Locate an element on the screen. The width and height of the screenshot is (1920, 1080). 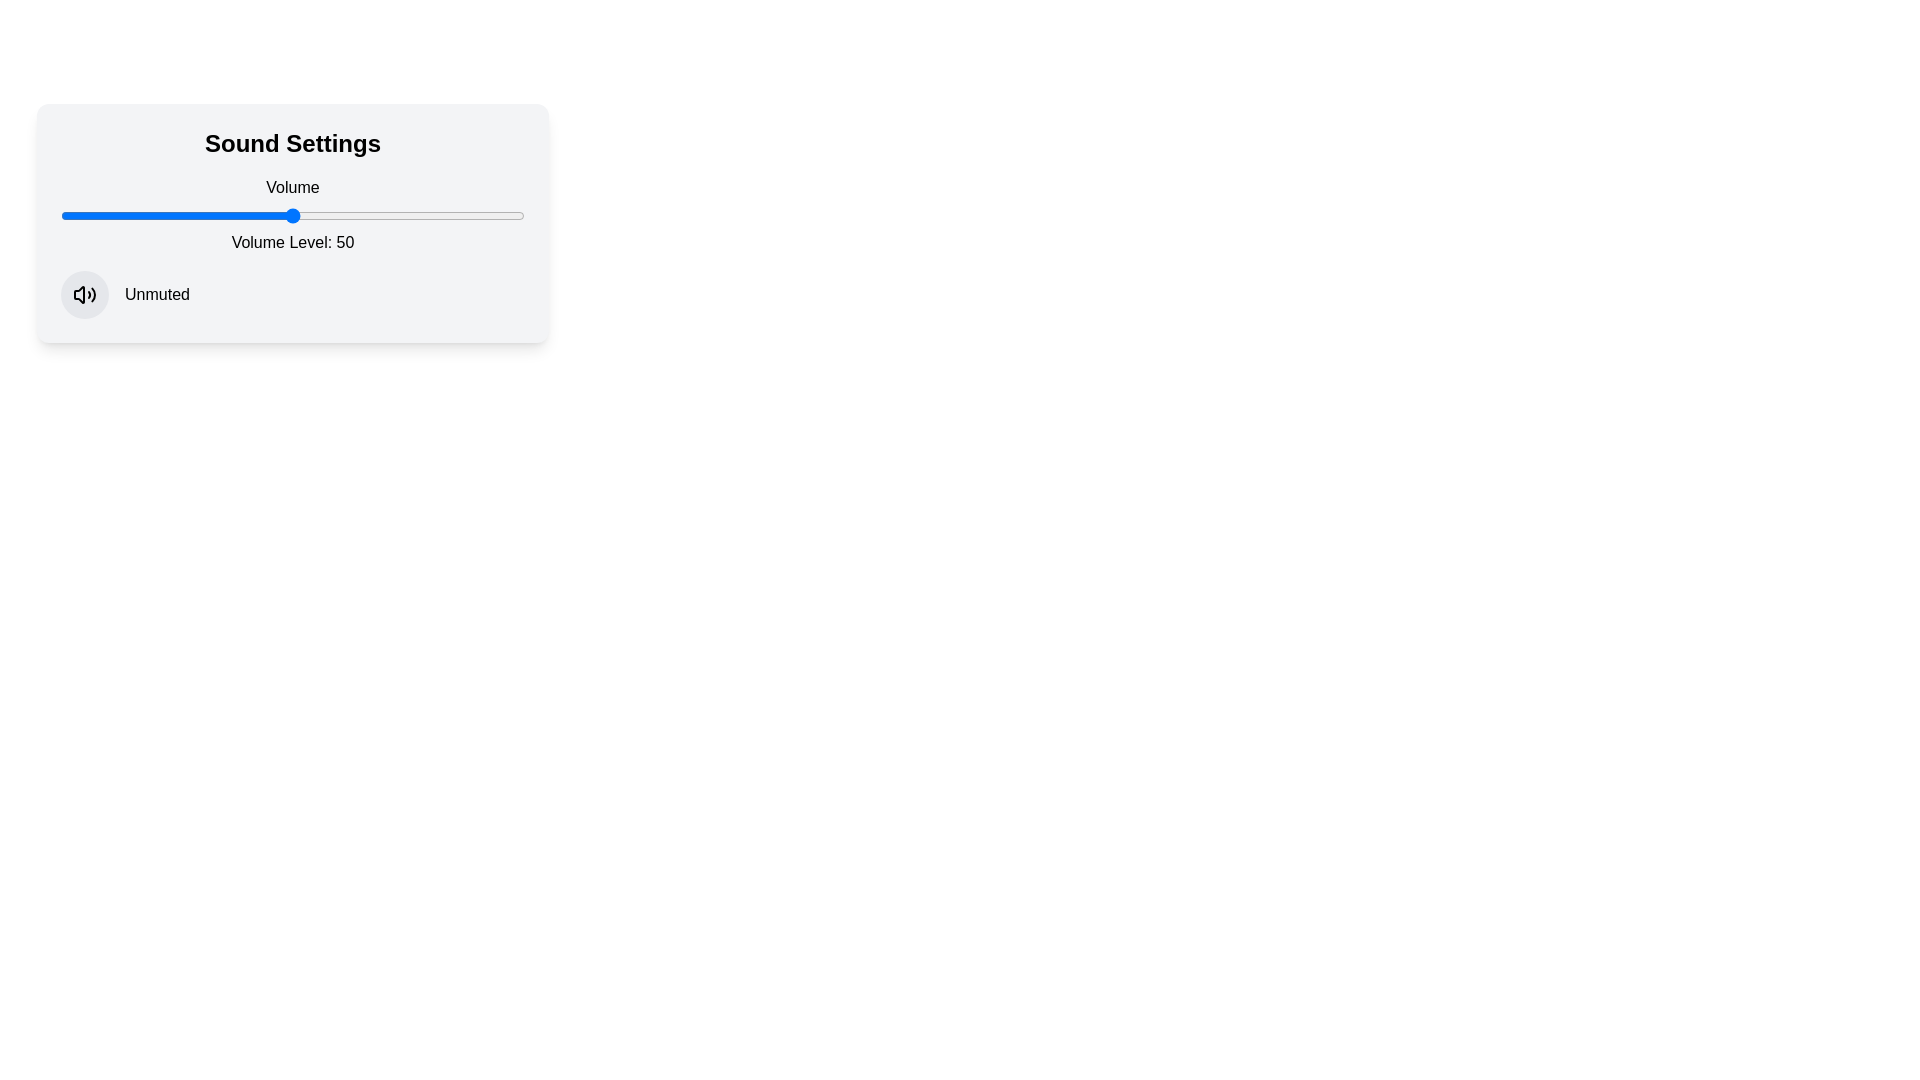
the volume is located at coordinates (315, 216).